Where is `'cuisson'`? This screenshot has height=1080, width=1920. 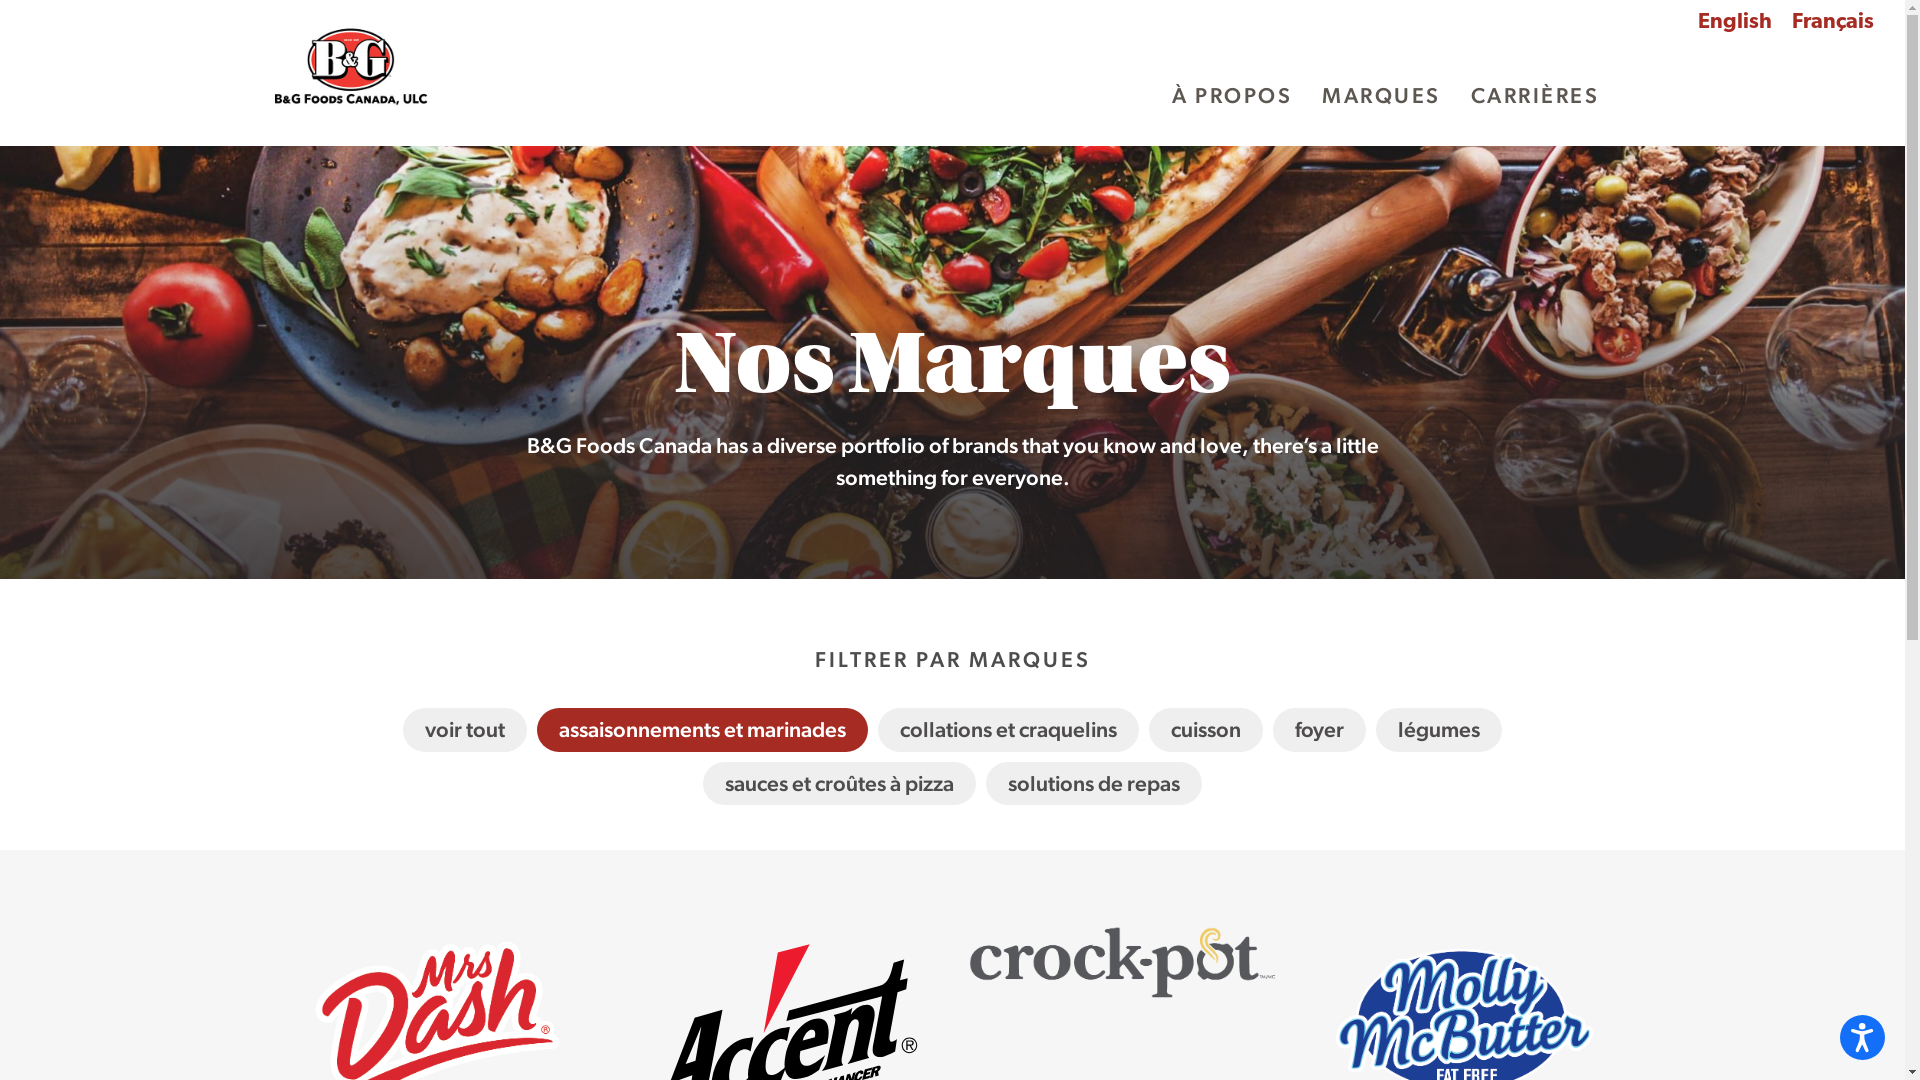 'cuisson' is located at coordinates (1148, 729).